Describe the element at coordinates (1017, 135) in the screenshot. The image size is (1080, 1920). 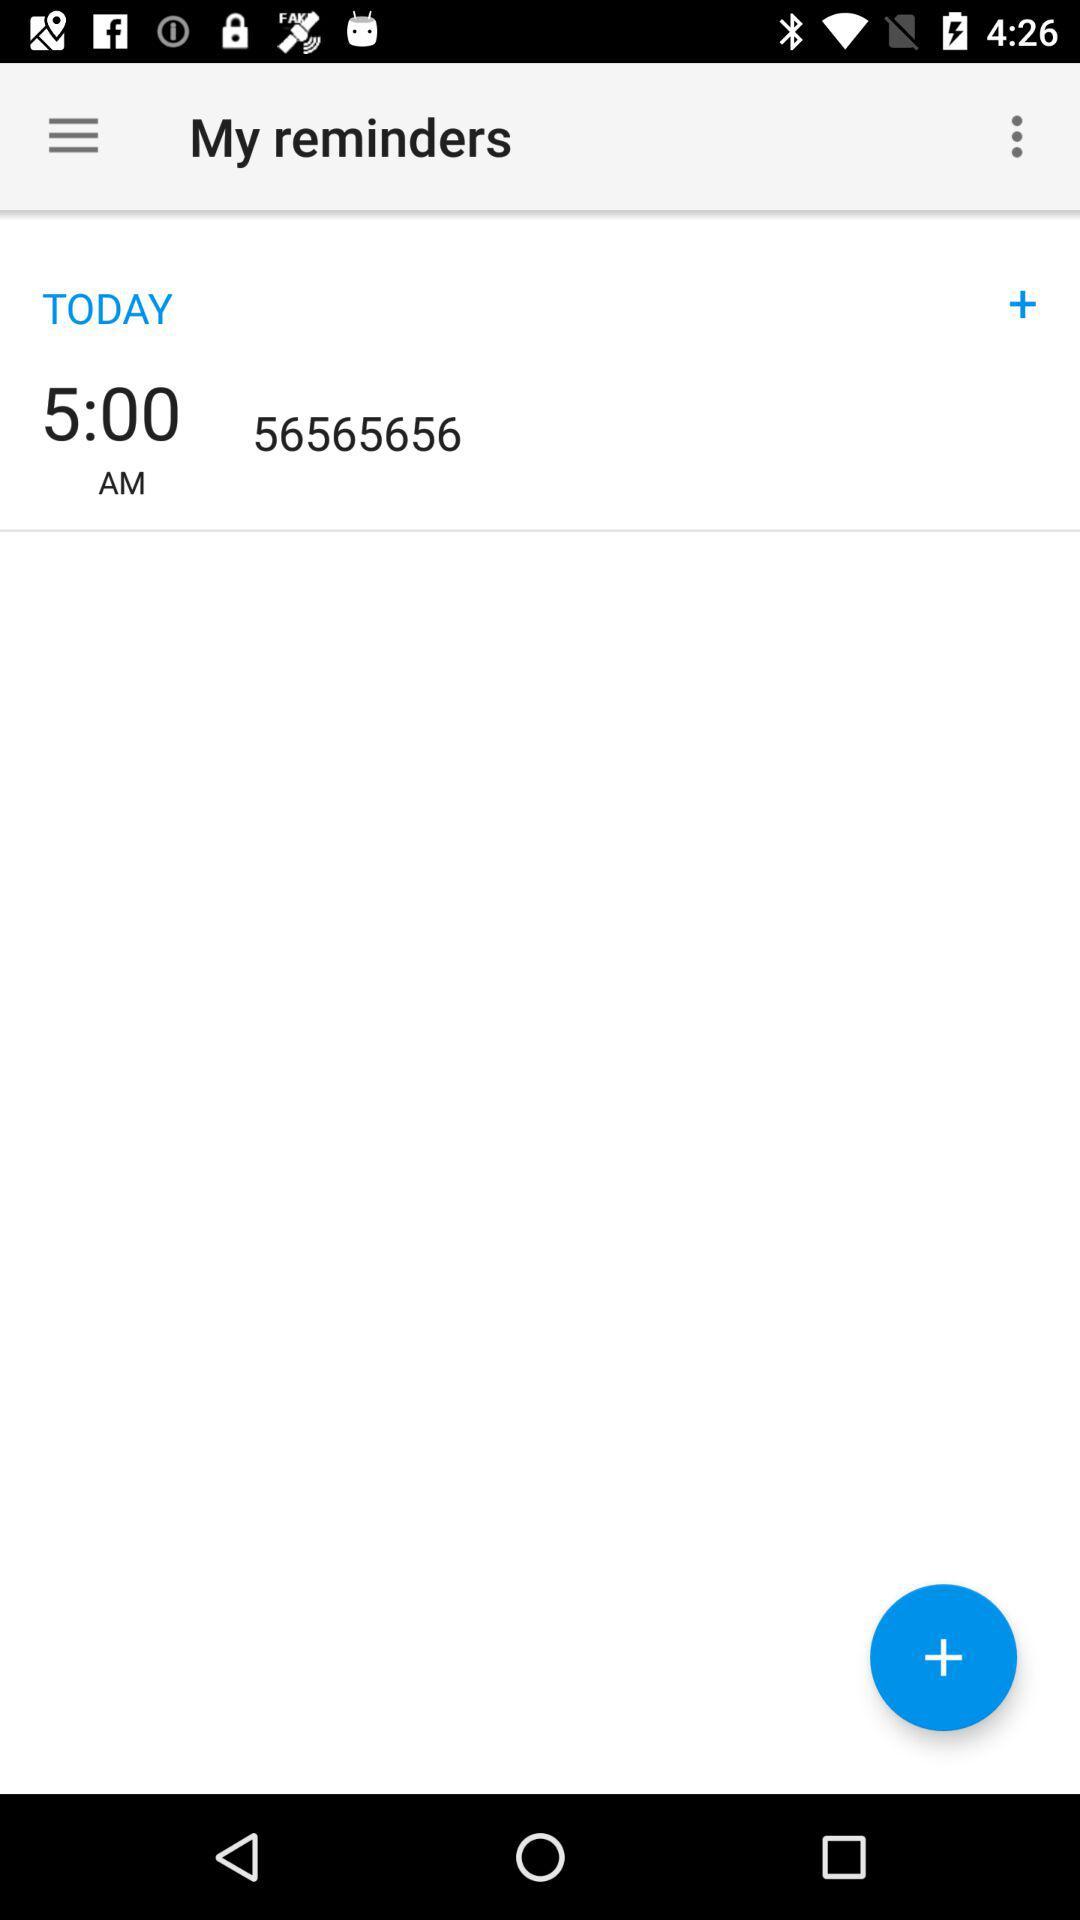
I see `the icon next to the my reminders` at that location.